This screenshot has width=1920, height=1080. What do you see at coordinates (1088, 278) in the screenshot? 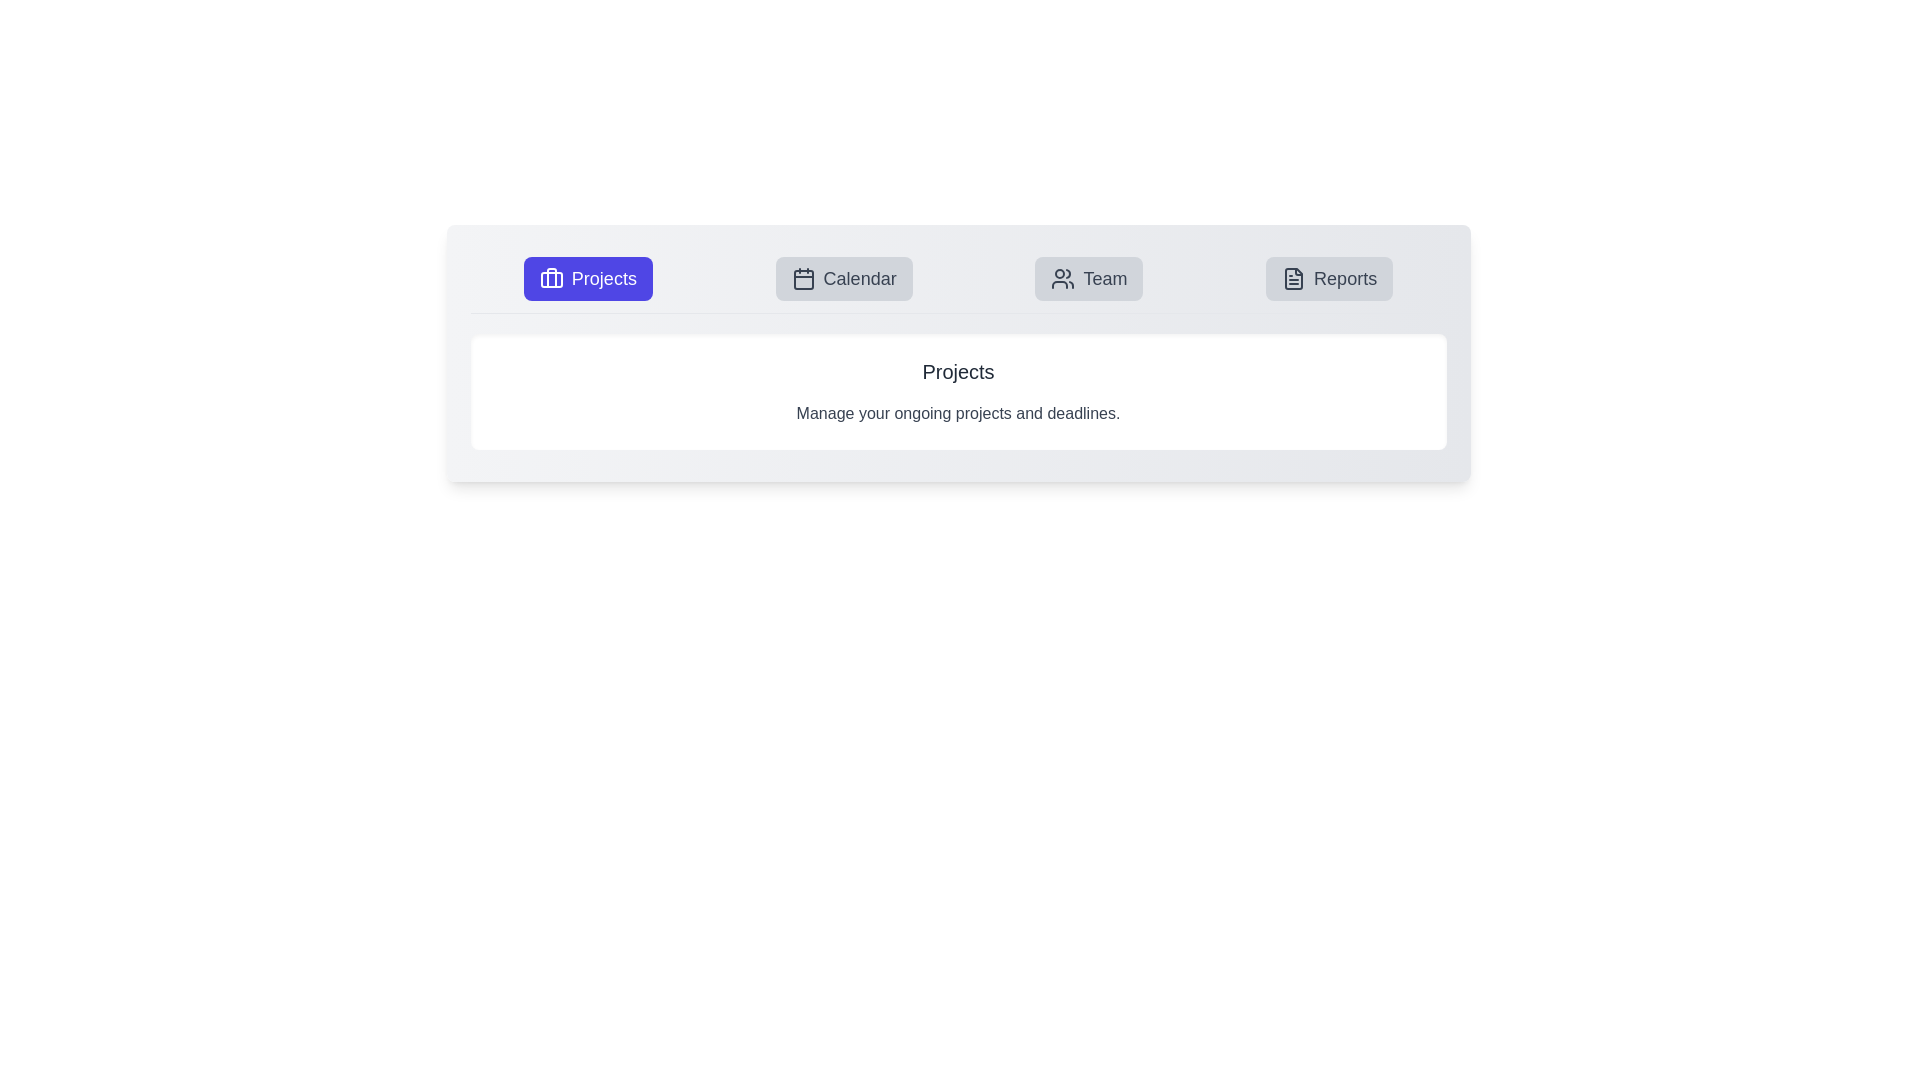
I see `the Team tab to view its content` at bounding box center [1088, 278].